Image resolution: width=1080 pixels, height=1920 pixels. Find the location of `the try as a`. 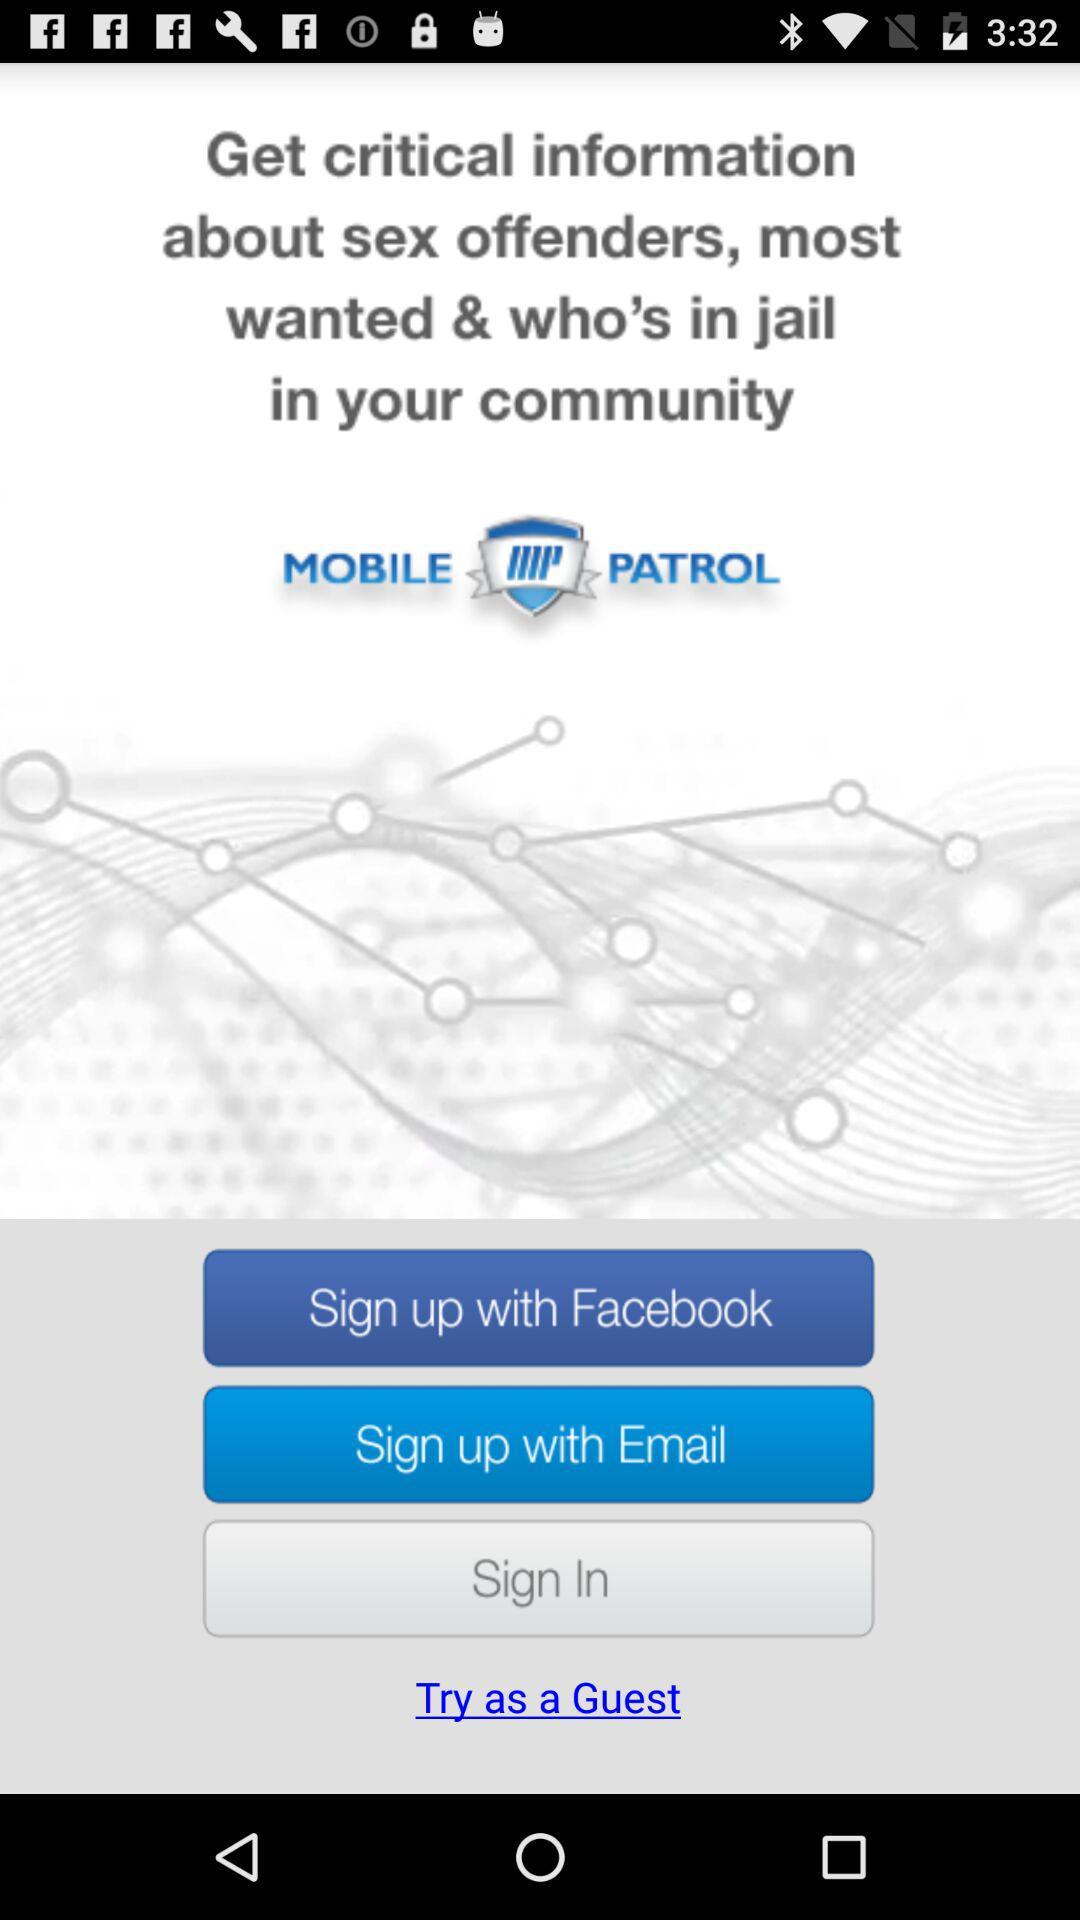

the try as a is located at coordinates (548, 1724).